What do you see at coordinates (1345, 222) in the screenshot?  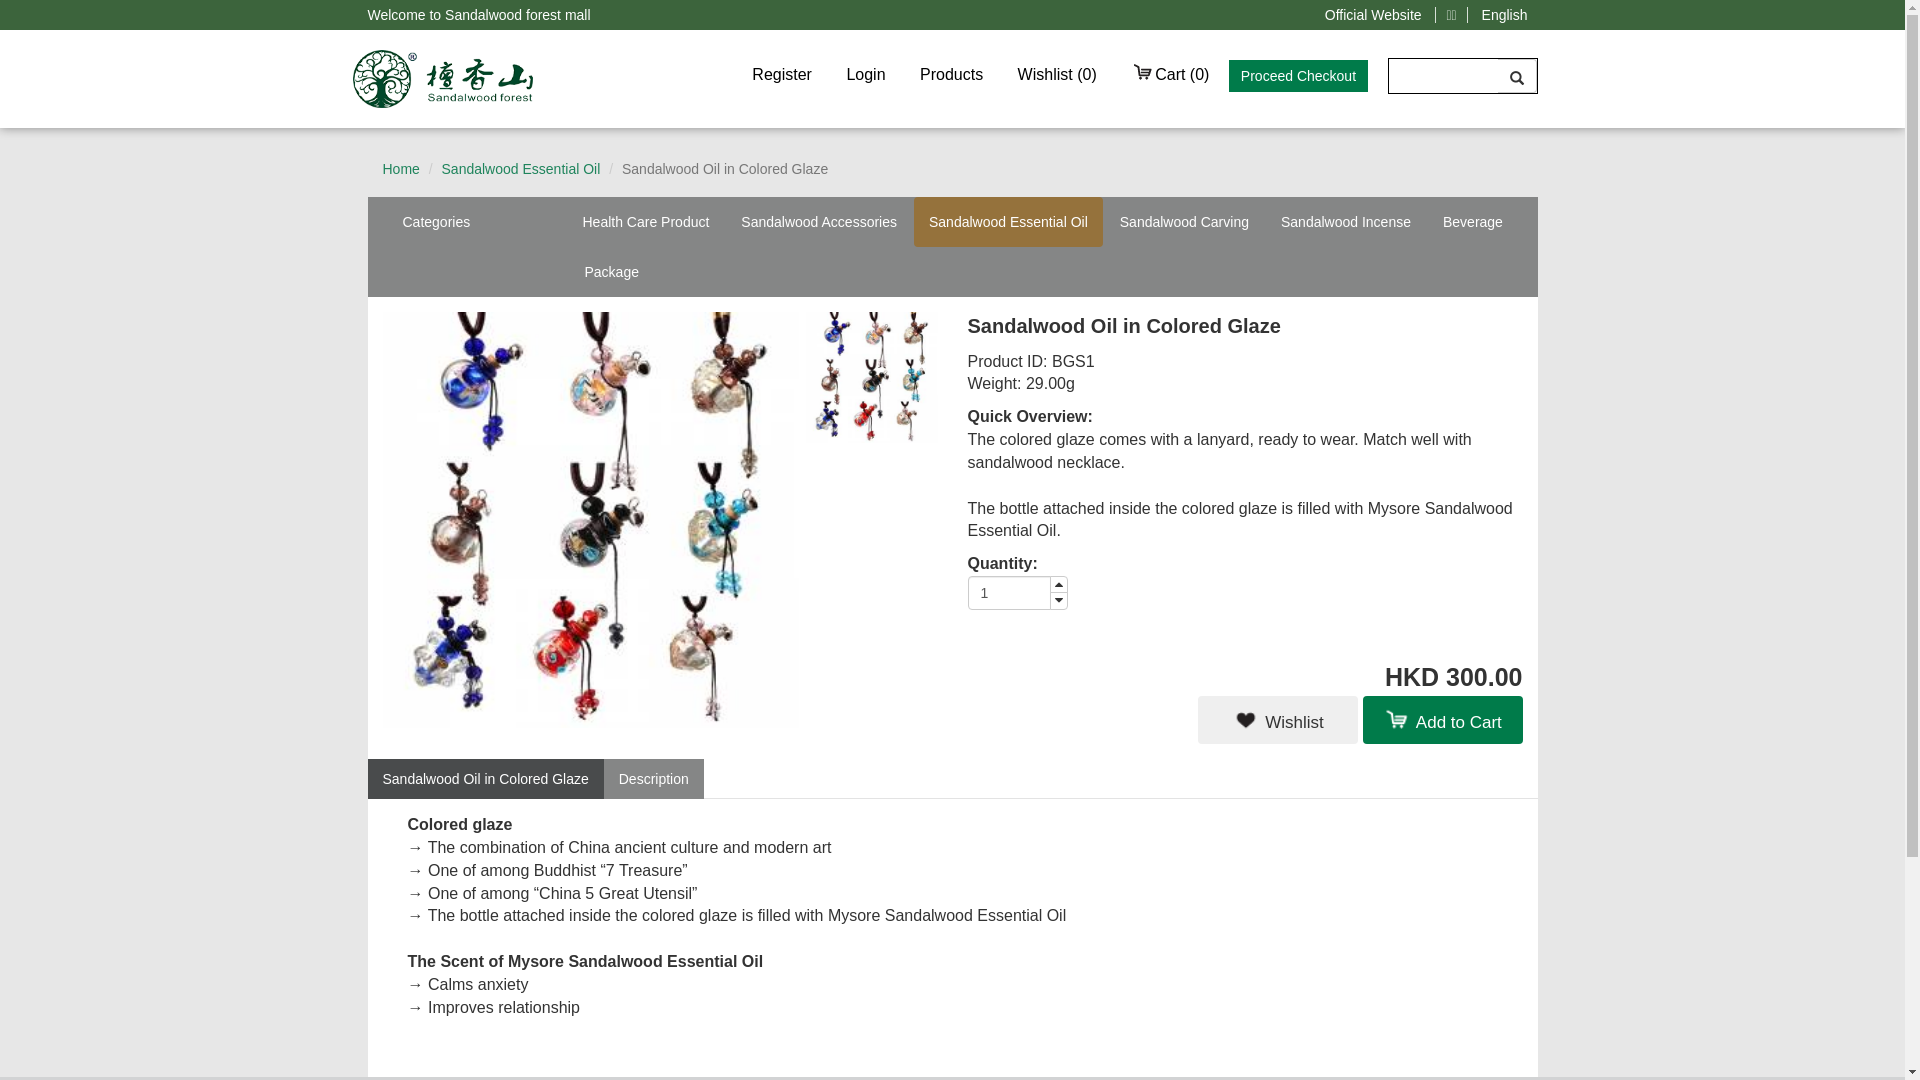 I see `'Sandalwood Incense'` at bounding box center [1345, 222].